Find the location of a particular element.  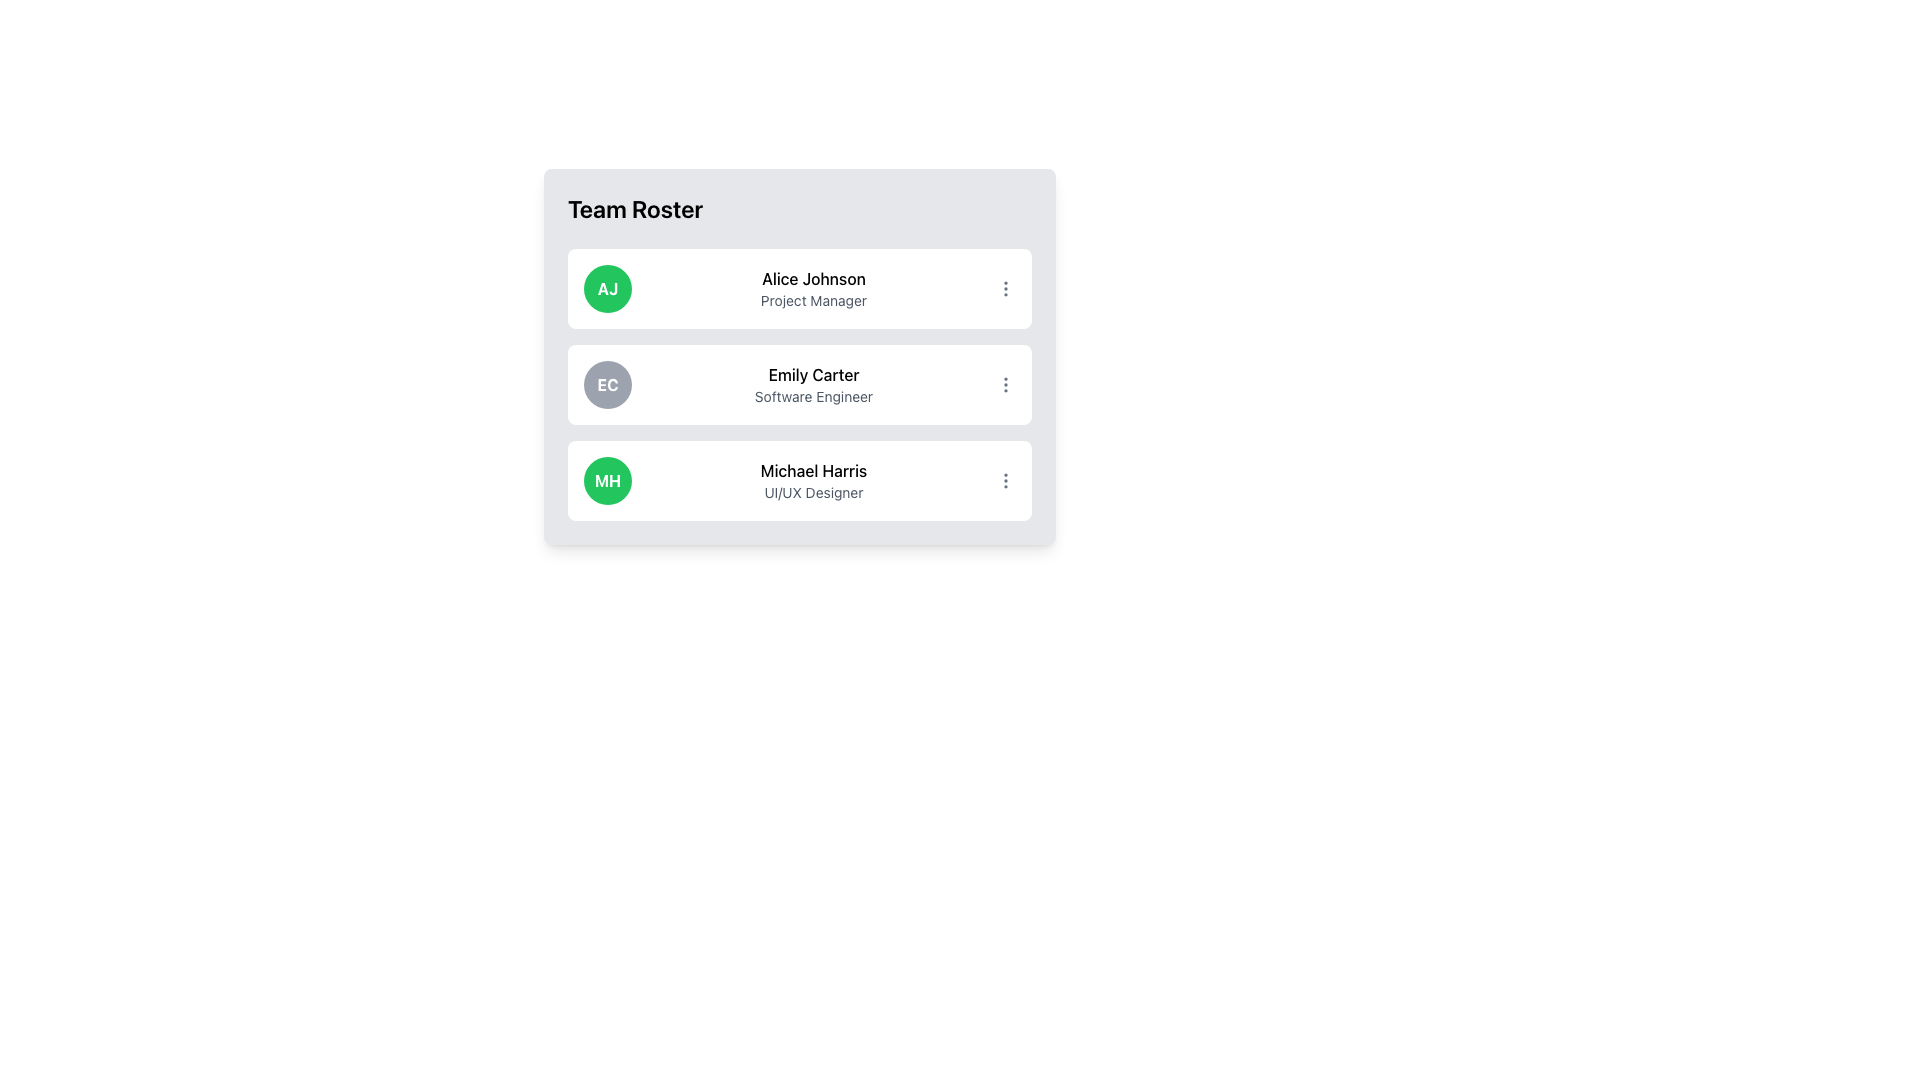

the text block displaying 'Emily Carter' and 'Software Engineer', which is the second item in the 'Team Roster' panel, positioned centrally next to the circular avatar is located at coordinates (814, 385).